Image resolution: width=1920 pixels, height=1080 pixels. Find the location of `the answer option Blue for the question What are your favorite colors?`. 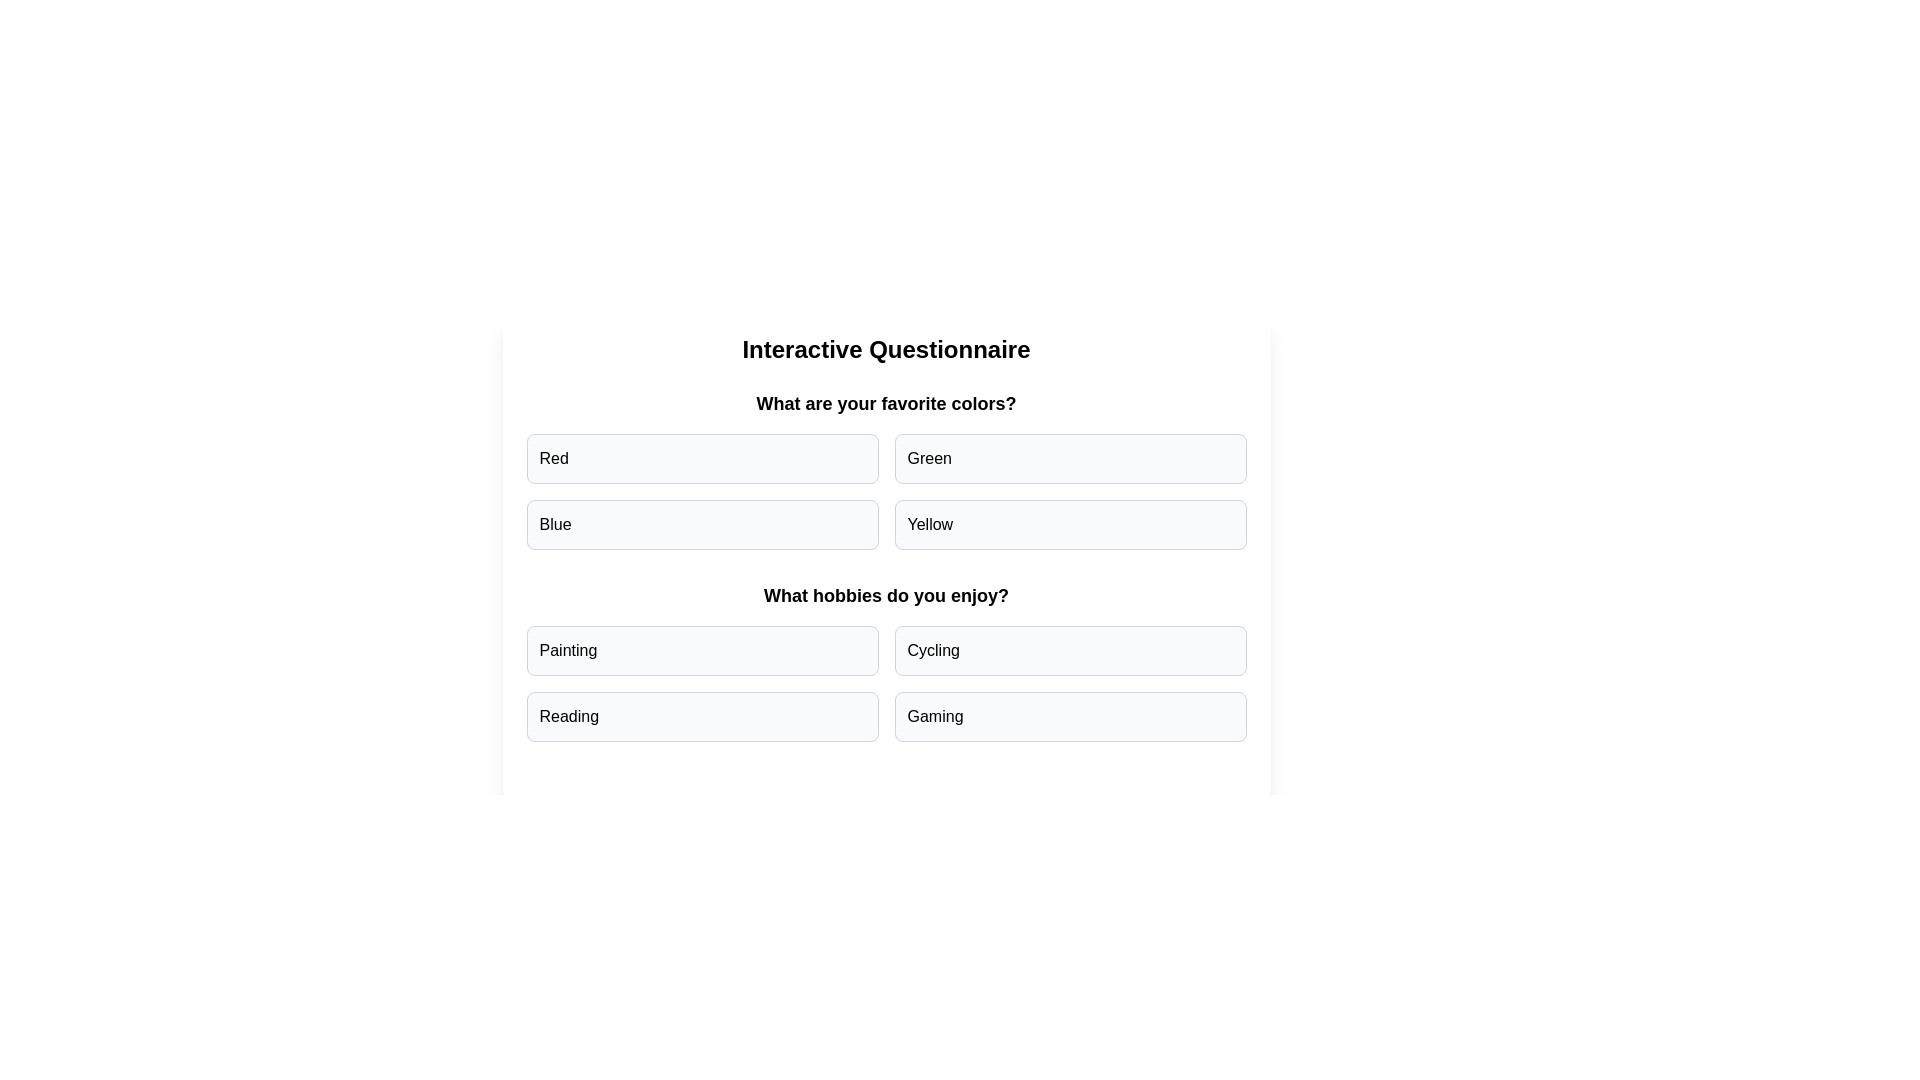

the answer option Blue for the question What are your favorite colors? is located at coordinates (702, 523).